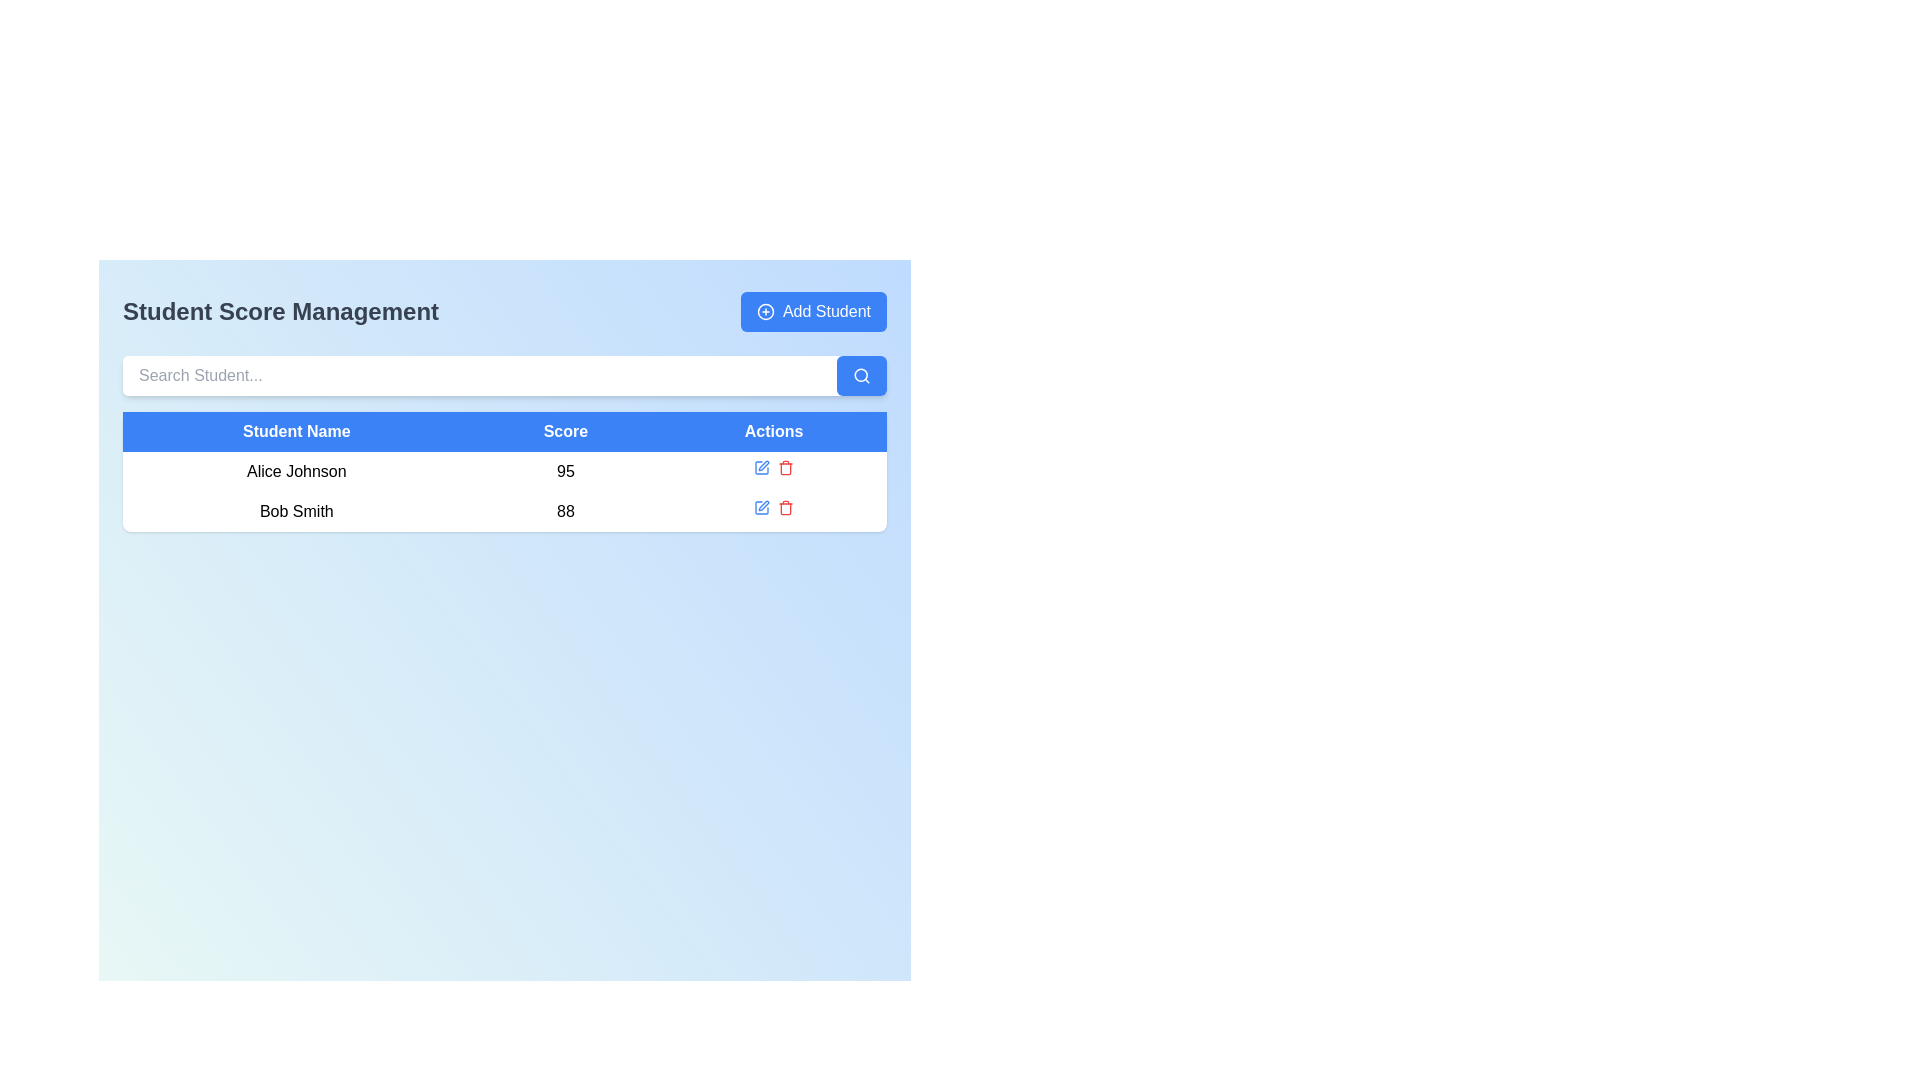 This screenshot has width=1920, height=1080. Describe the element at coordinates (295, 471) in the screenshot. I see `the text label displaying the name 'Alice Johnson' in the 'Student Name' column of the data table` at that location.